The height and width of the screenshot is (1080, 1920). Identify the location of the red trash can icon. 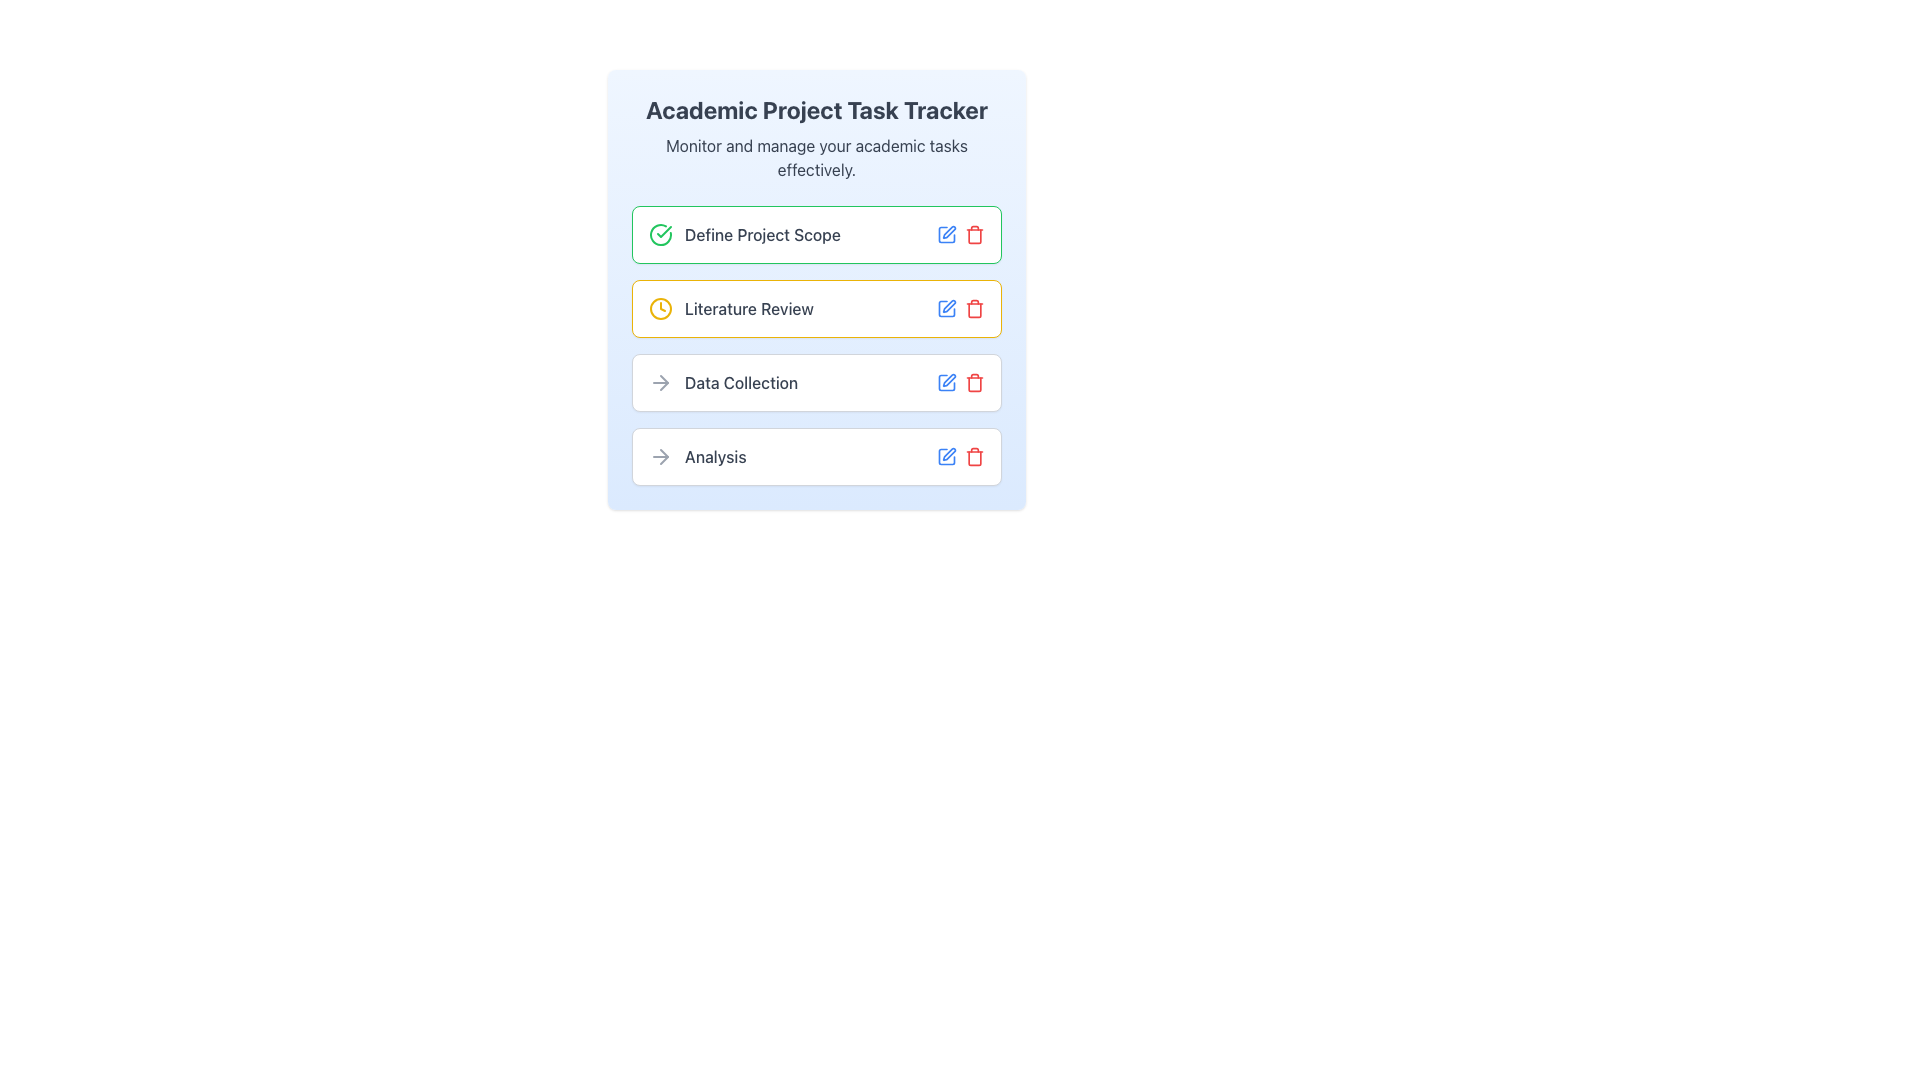
(960, 456).